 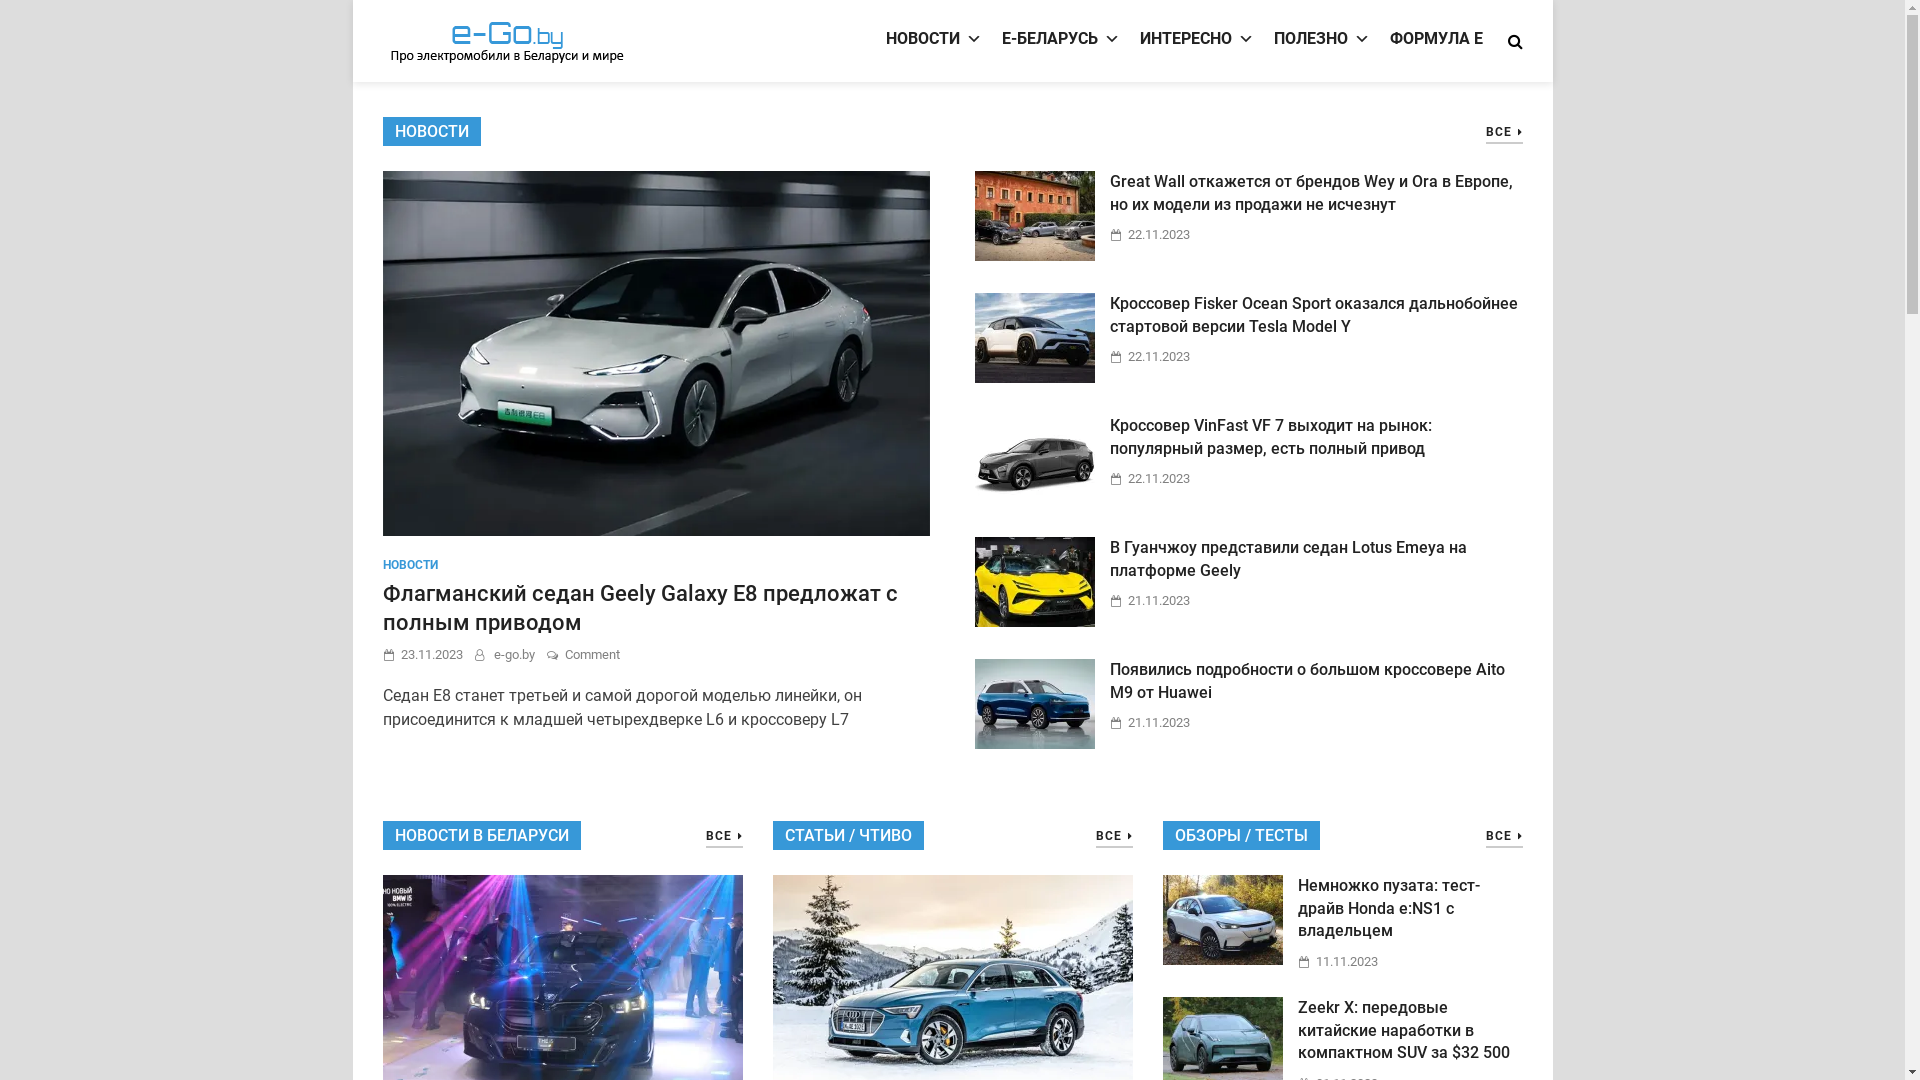 What do you see at coordinates (1347, 960) in the screenshot?
I see `'11.11.2023'` at bounding box center [1347, 960].